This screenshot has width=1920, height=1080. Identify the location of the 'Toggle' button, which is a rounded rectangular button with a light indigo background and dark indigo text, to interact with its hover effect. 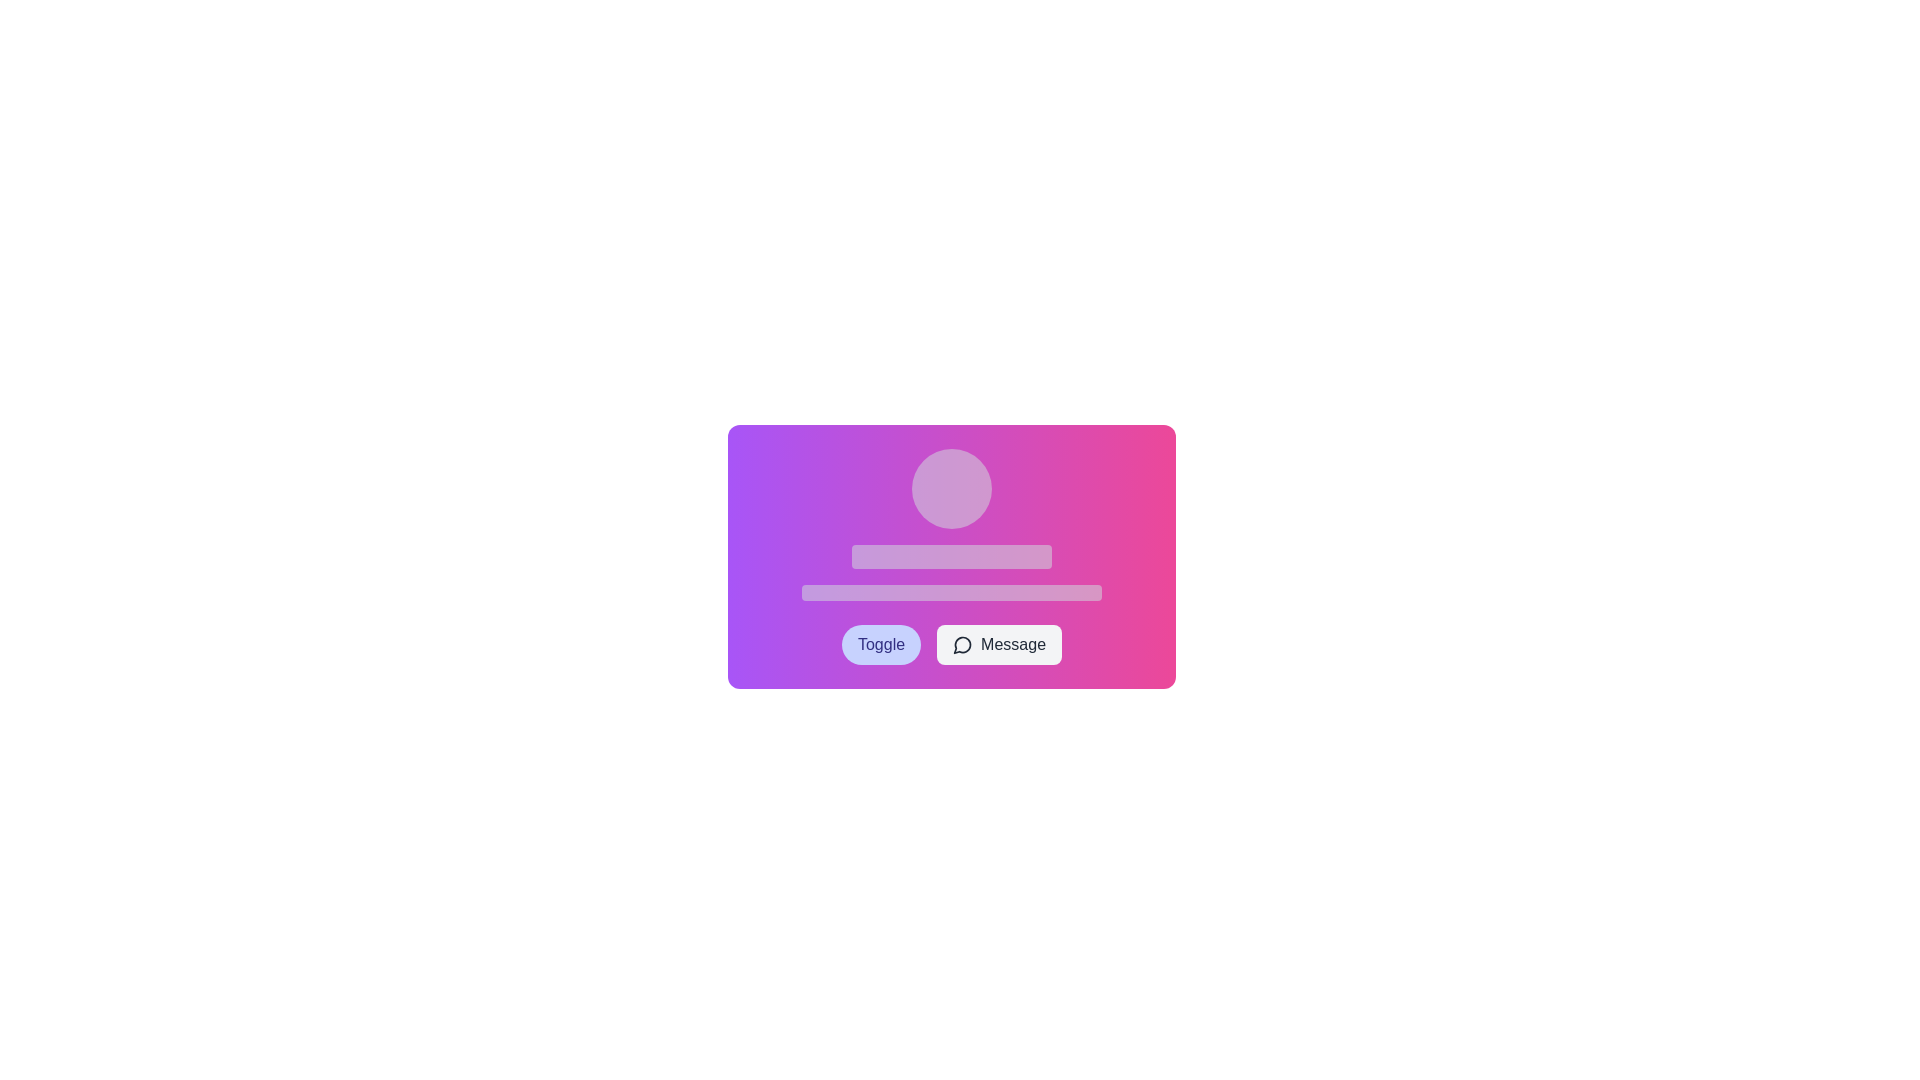
(880, 644).